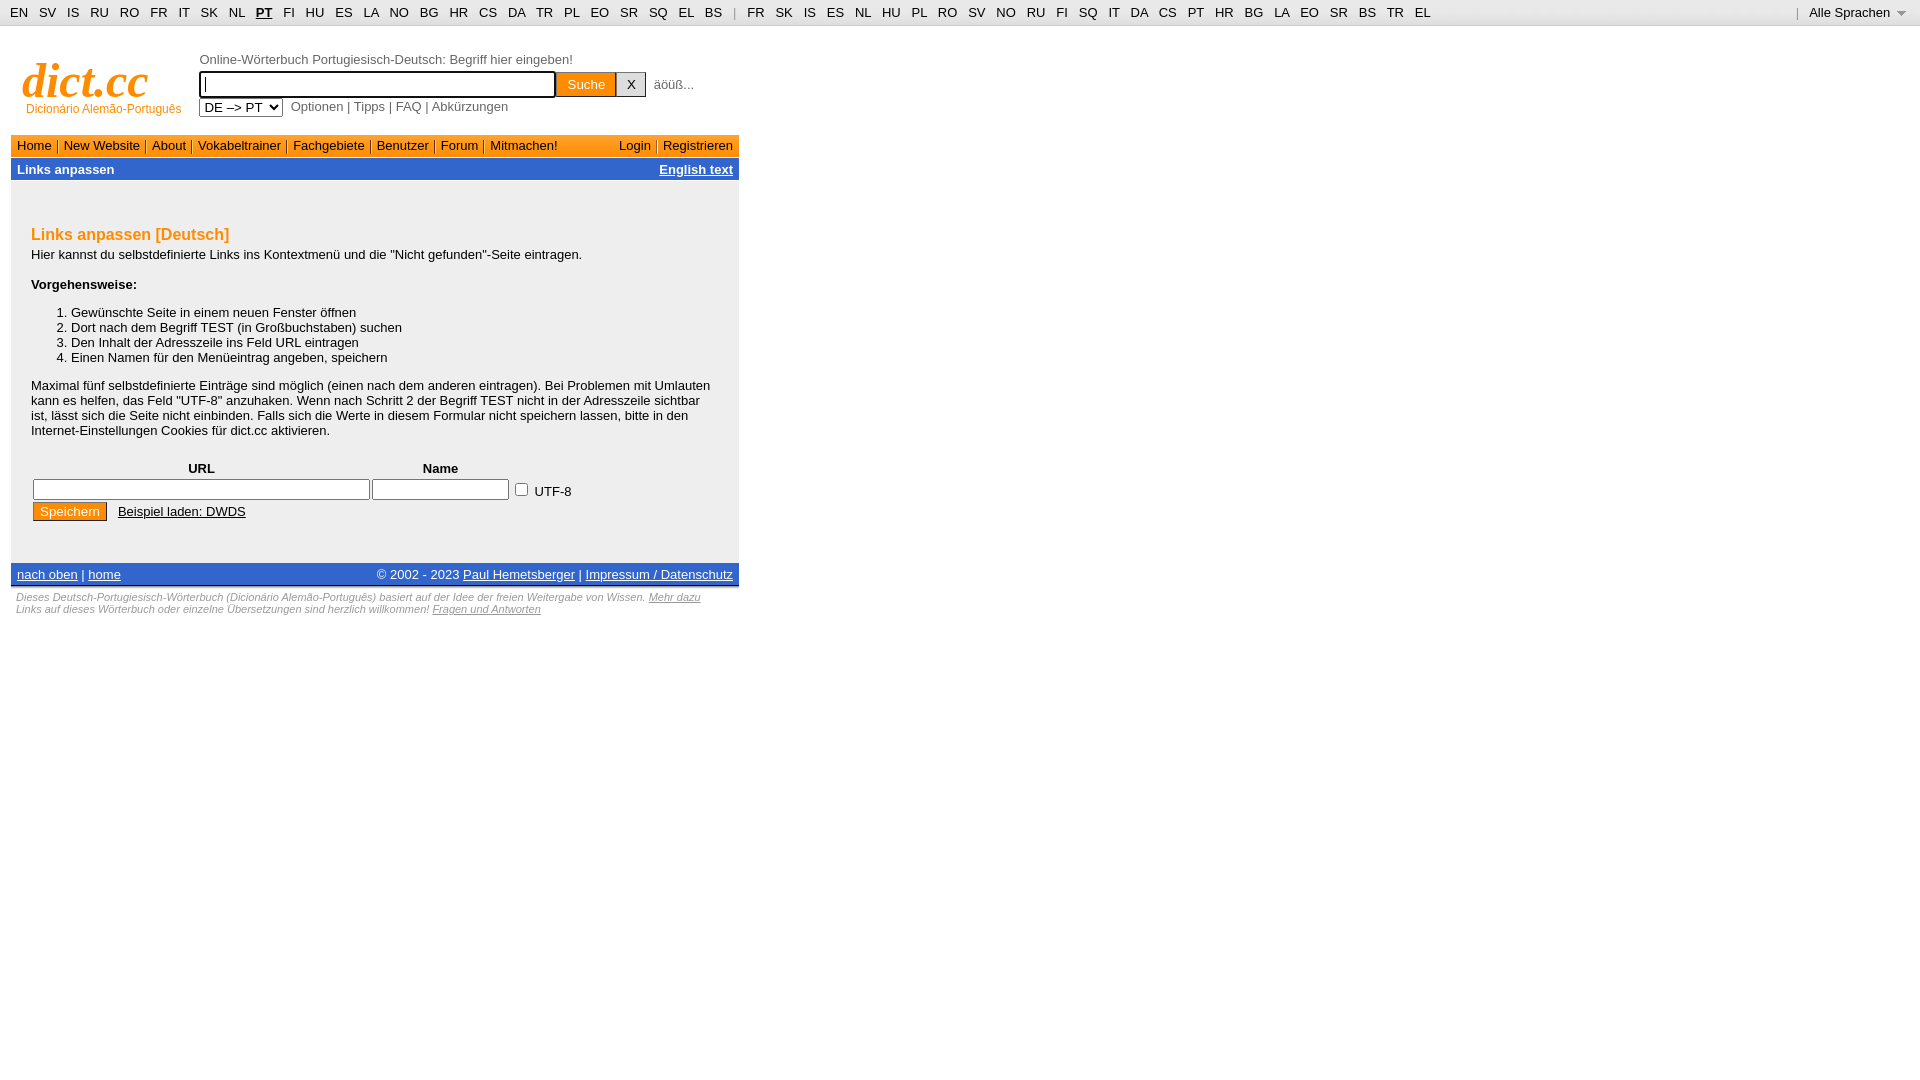 This screenshot has width=1920, height=1080. Describe the element at coordinates (633, 144) in the screenshot. I see `'Login'` at that location.